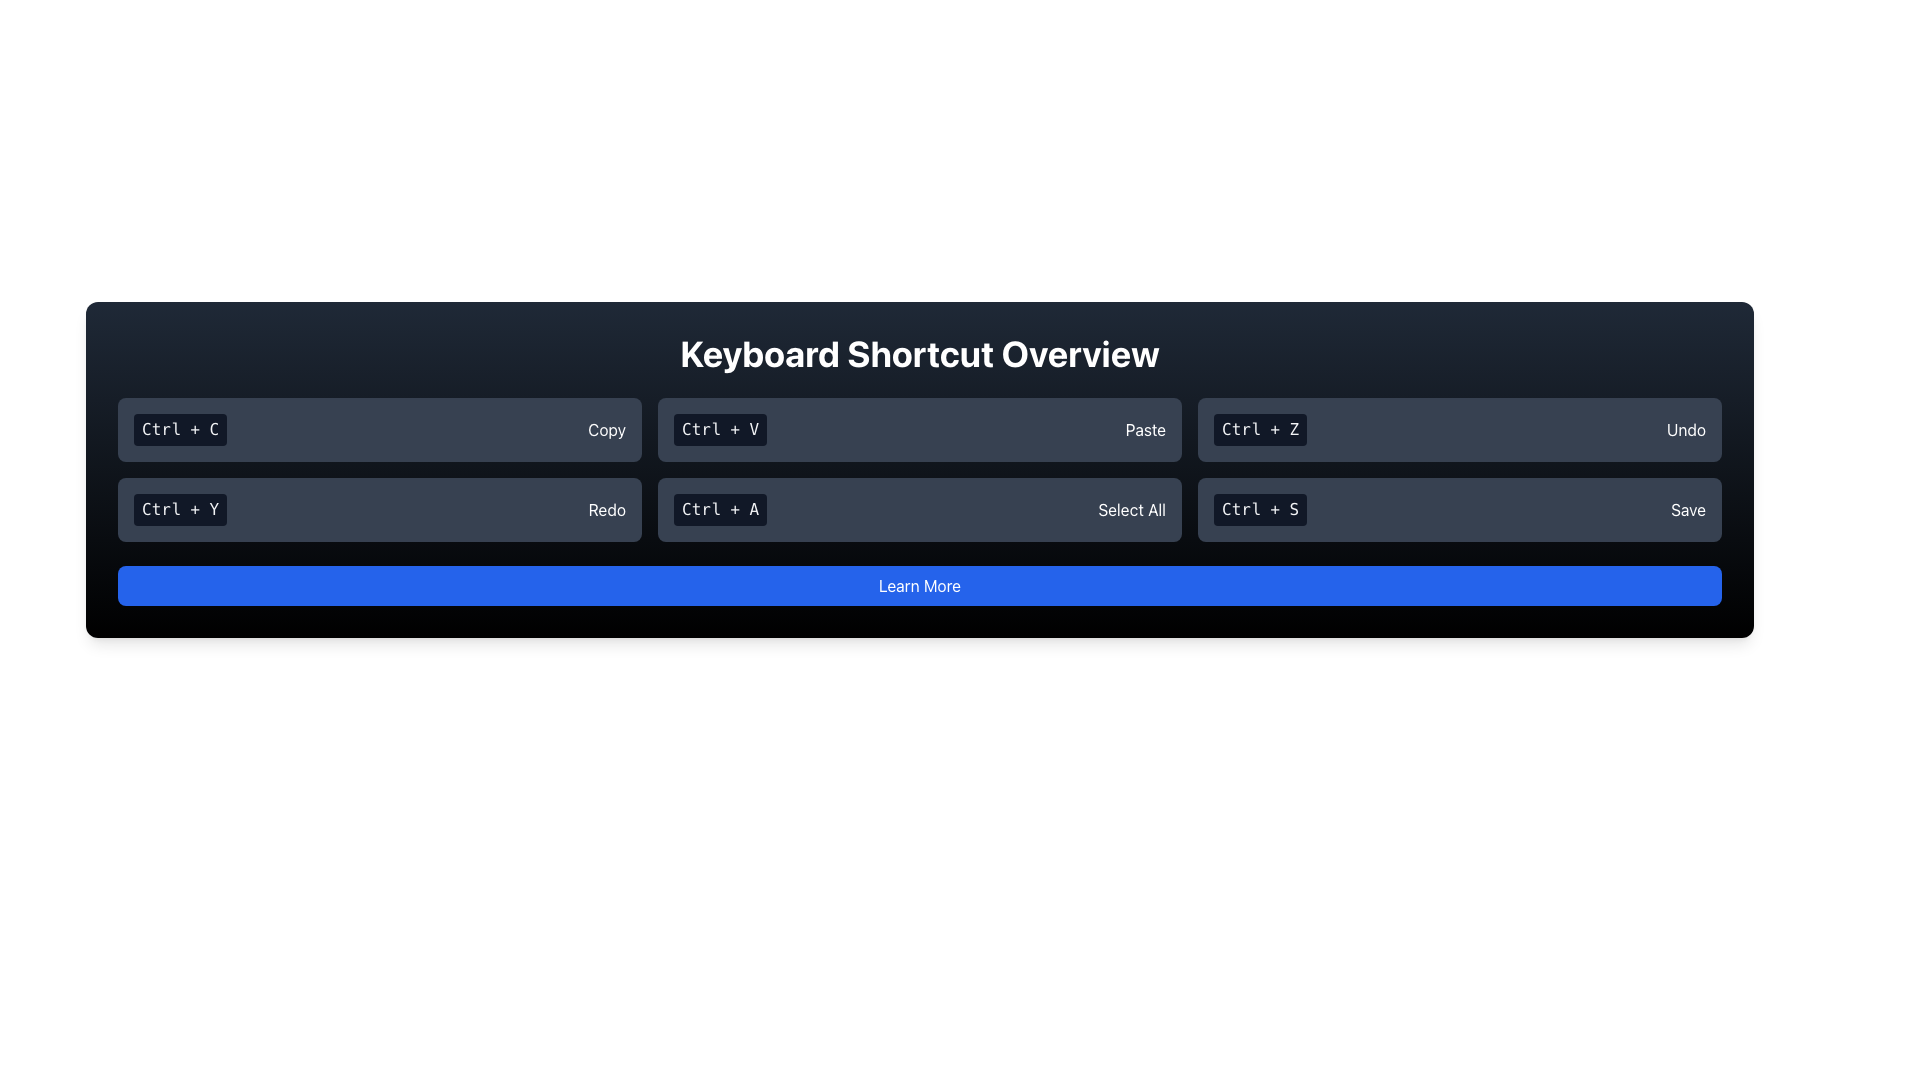  Describe the element at coordinates (379, 508) in the screenshot. I see `the visual content of the keyboard shortcut representation for 'Ctrl + Y' located in the second row and first column of the grid layout` at that location.